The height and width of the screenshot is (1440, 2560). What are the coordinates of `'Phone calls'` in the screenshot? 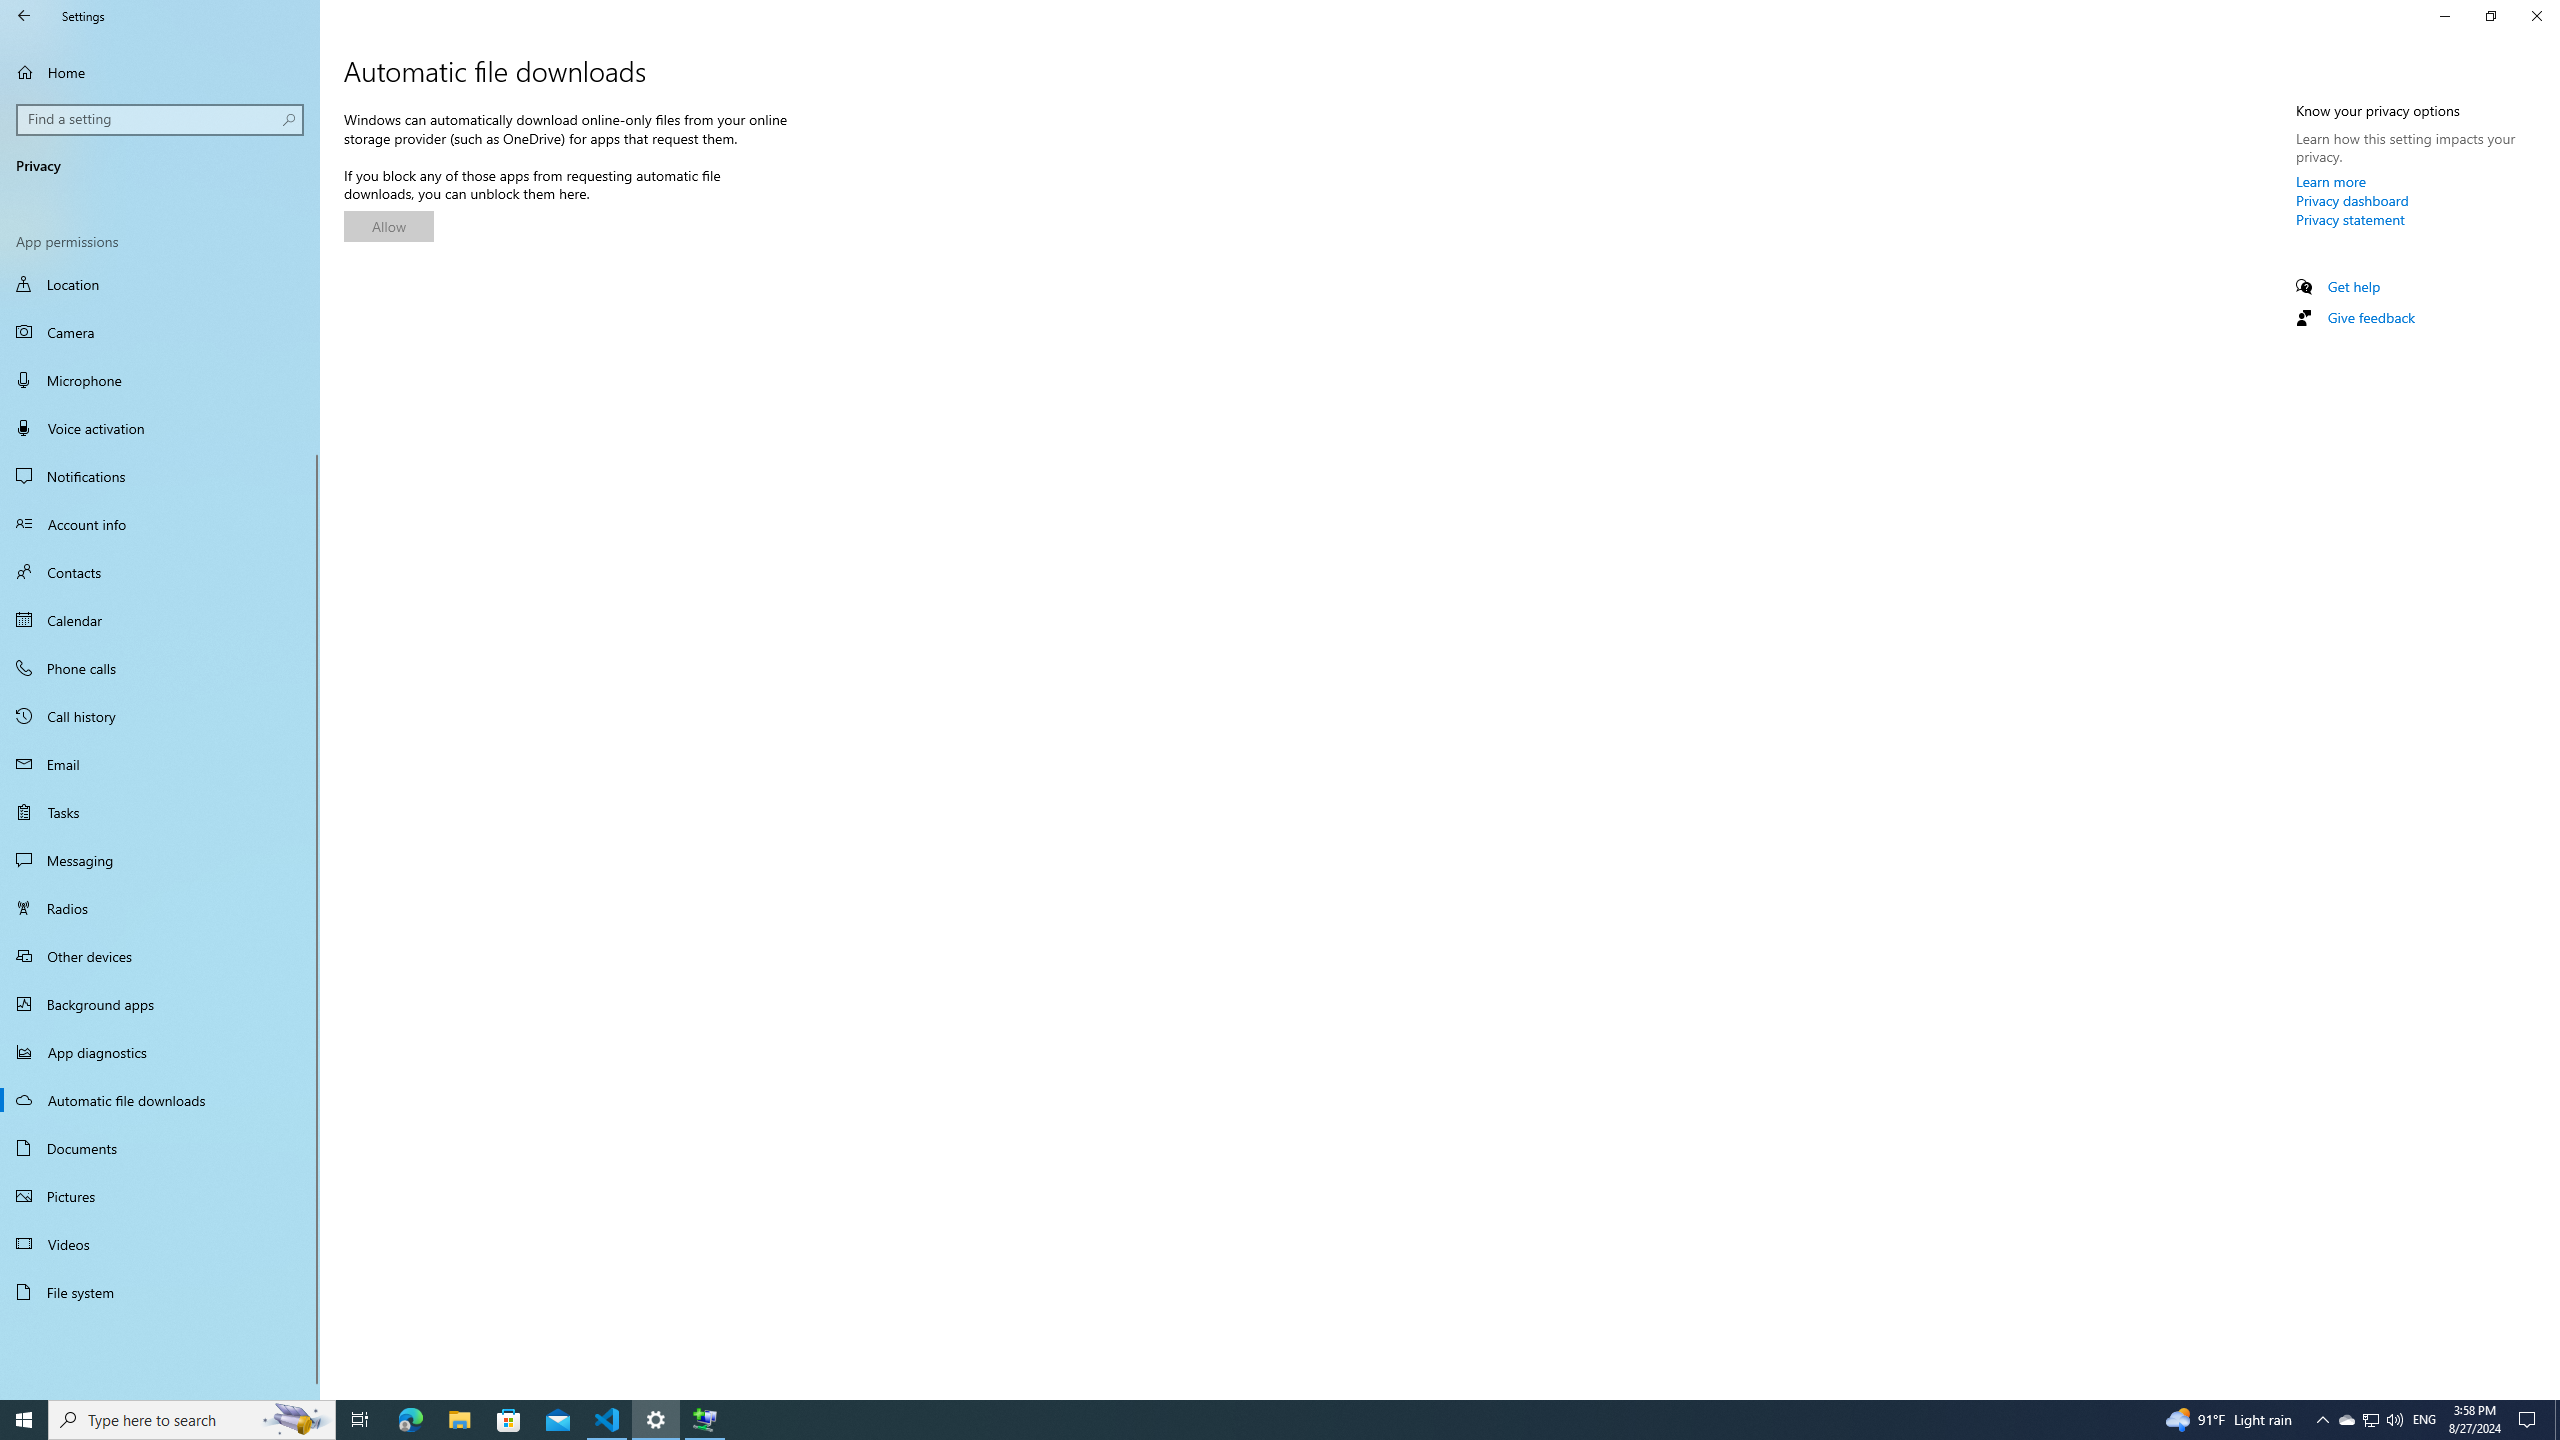 It's located at (159, 667).